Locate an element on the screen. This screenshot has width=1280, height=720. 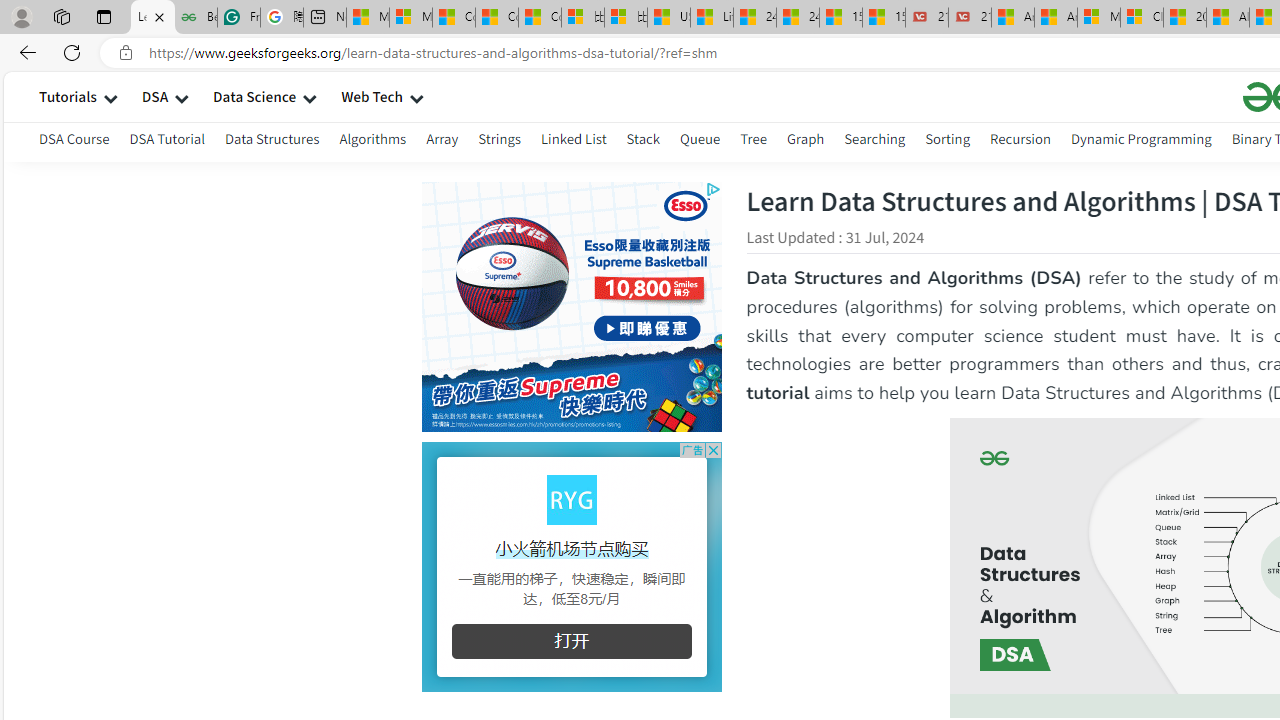
'Sorting' is located at coordinates (946, 138).